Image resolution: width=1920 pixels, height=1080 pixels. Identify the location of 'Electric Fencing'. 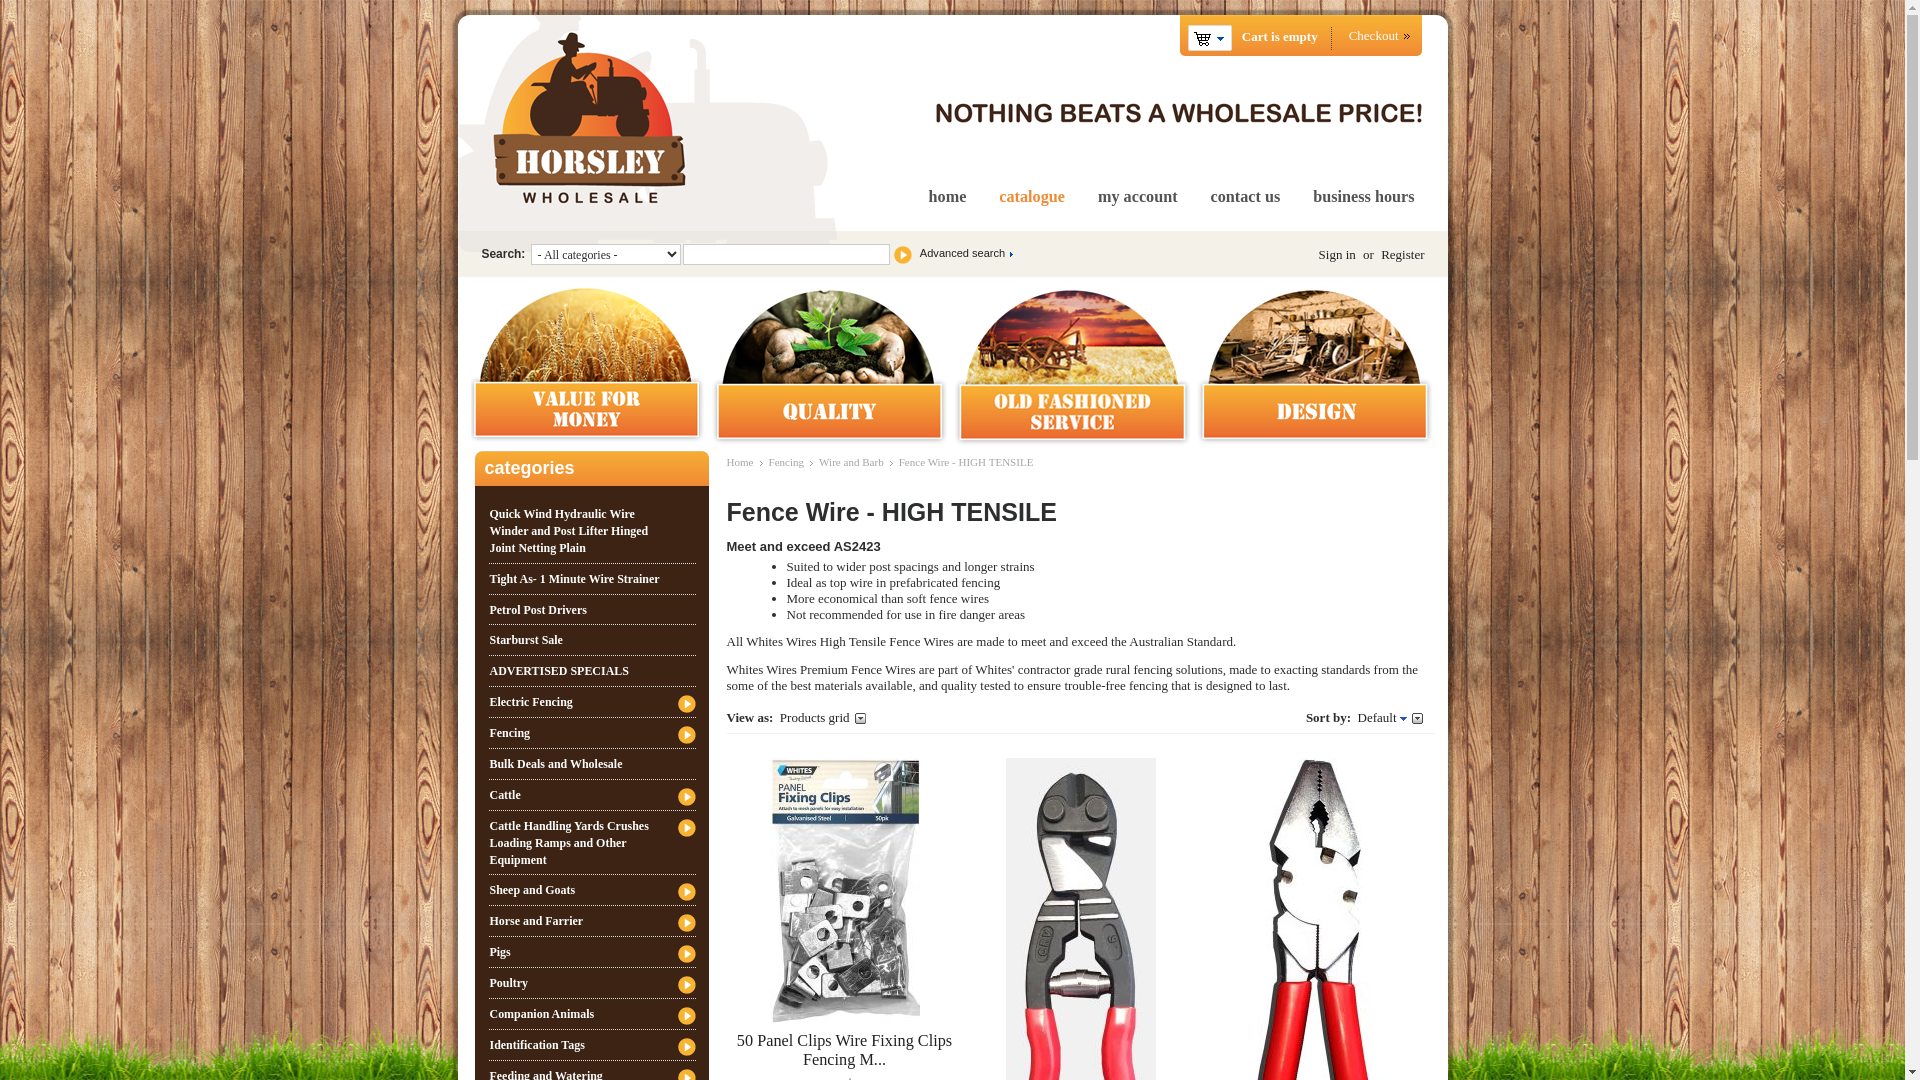
(590, 701).